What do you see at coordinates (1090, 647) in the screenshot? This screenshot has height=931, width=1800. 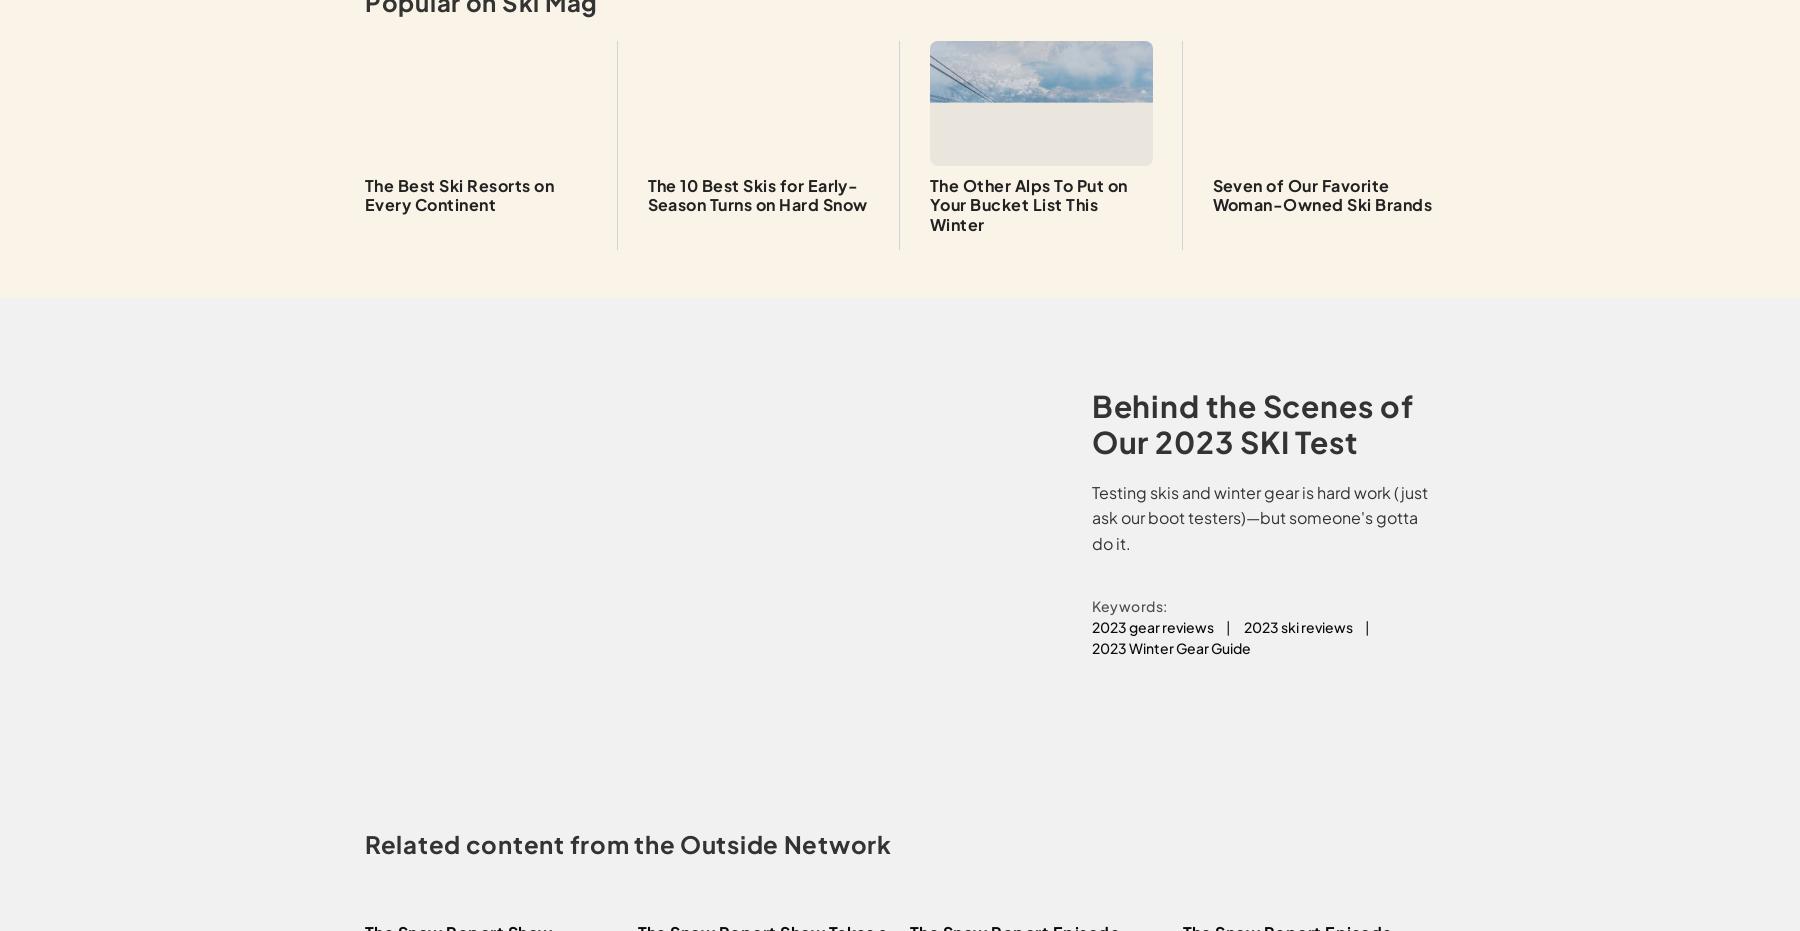 I see `'2023 Winter Gear Guide'` at bounding box center [1090, 647].